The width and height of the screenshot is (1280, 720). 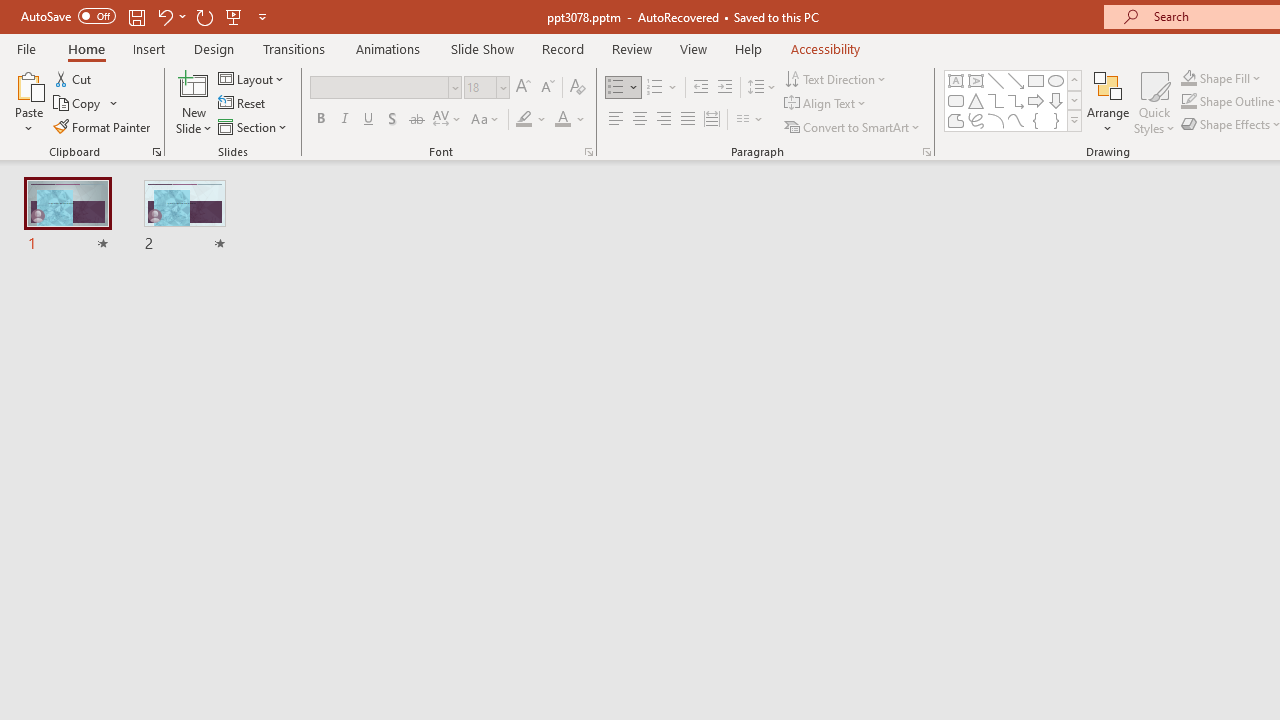 What do you see at coordinates (1189, 77) in the screenshot?
I see `'Shape Fill Dark Green, Accent 2'` at bounding box center [1189, 77].